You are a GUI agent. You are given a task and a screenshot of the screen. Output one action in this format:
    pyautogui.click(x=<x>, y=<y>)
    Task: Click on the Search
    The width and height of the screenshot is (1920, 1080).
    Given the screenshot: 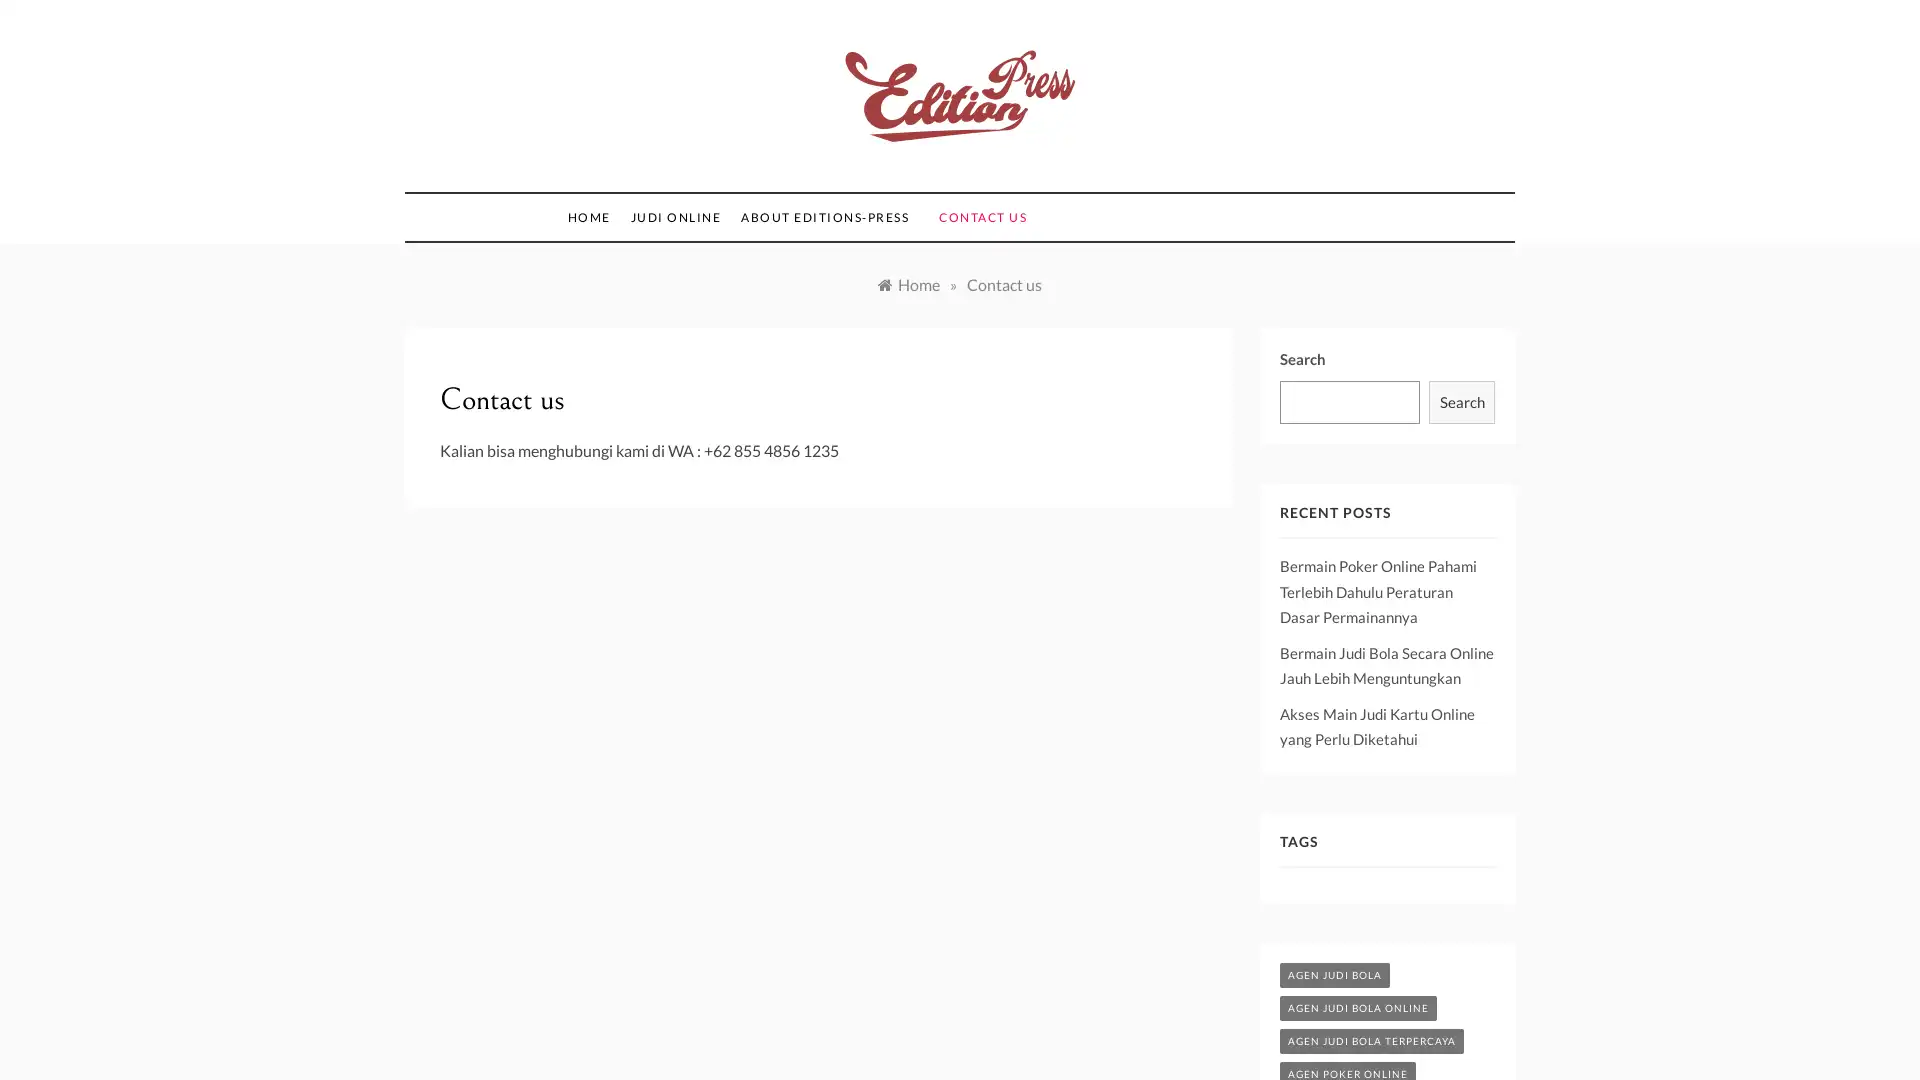 What is the action you would take?
    pyautogui.click(x=1462, y=401)
    